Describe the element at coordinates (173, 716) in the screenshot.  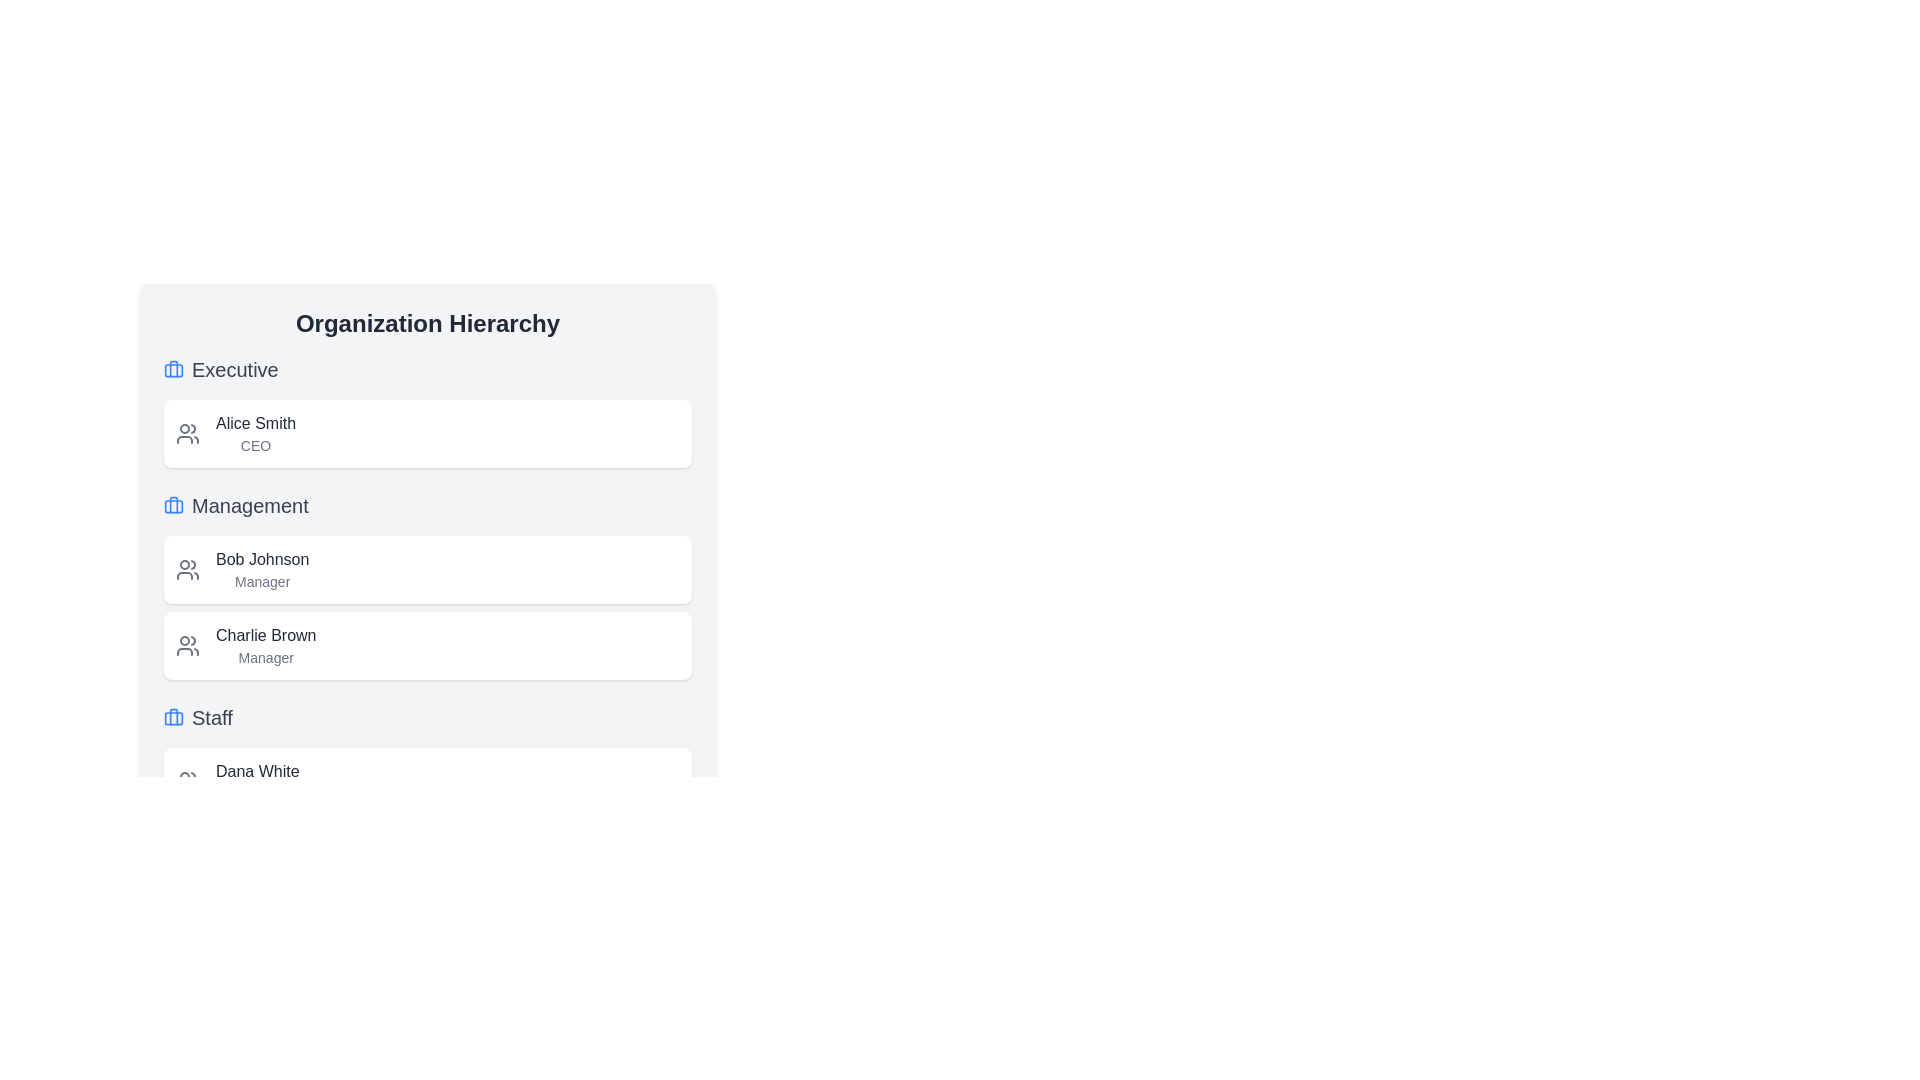
I see `the blue-styled rectangular icon representing a briefcase located in the 'Staff' section under the 'Organization Hierarchy' heading` at that location.